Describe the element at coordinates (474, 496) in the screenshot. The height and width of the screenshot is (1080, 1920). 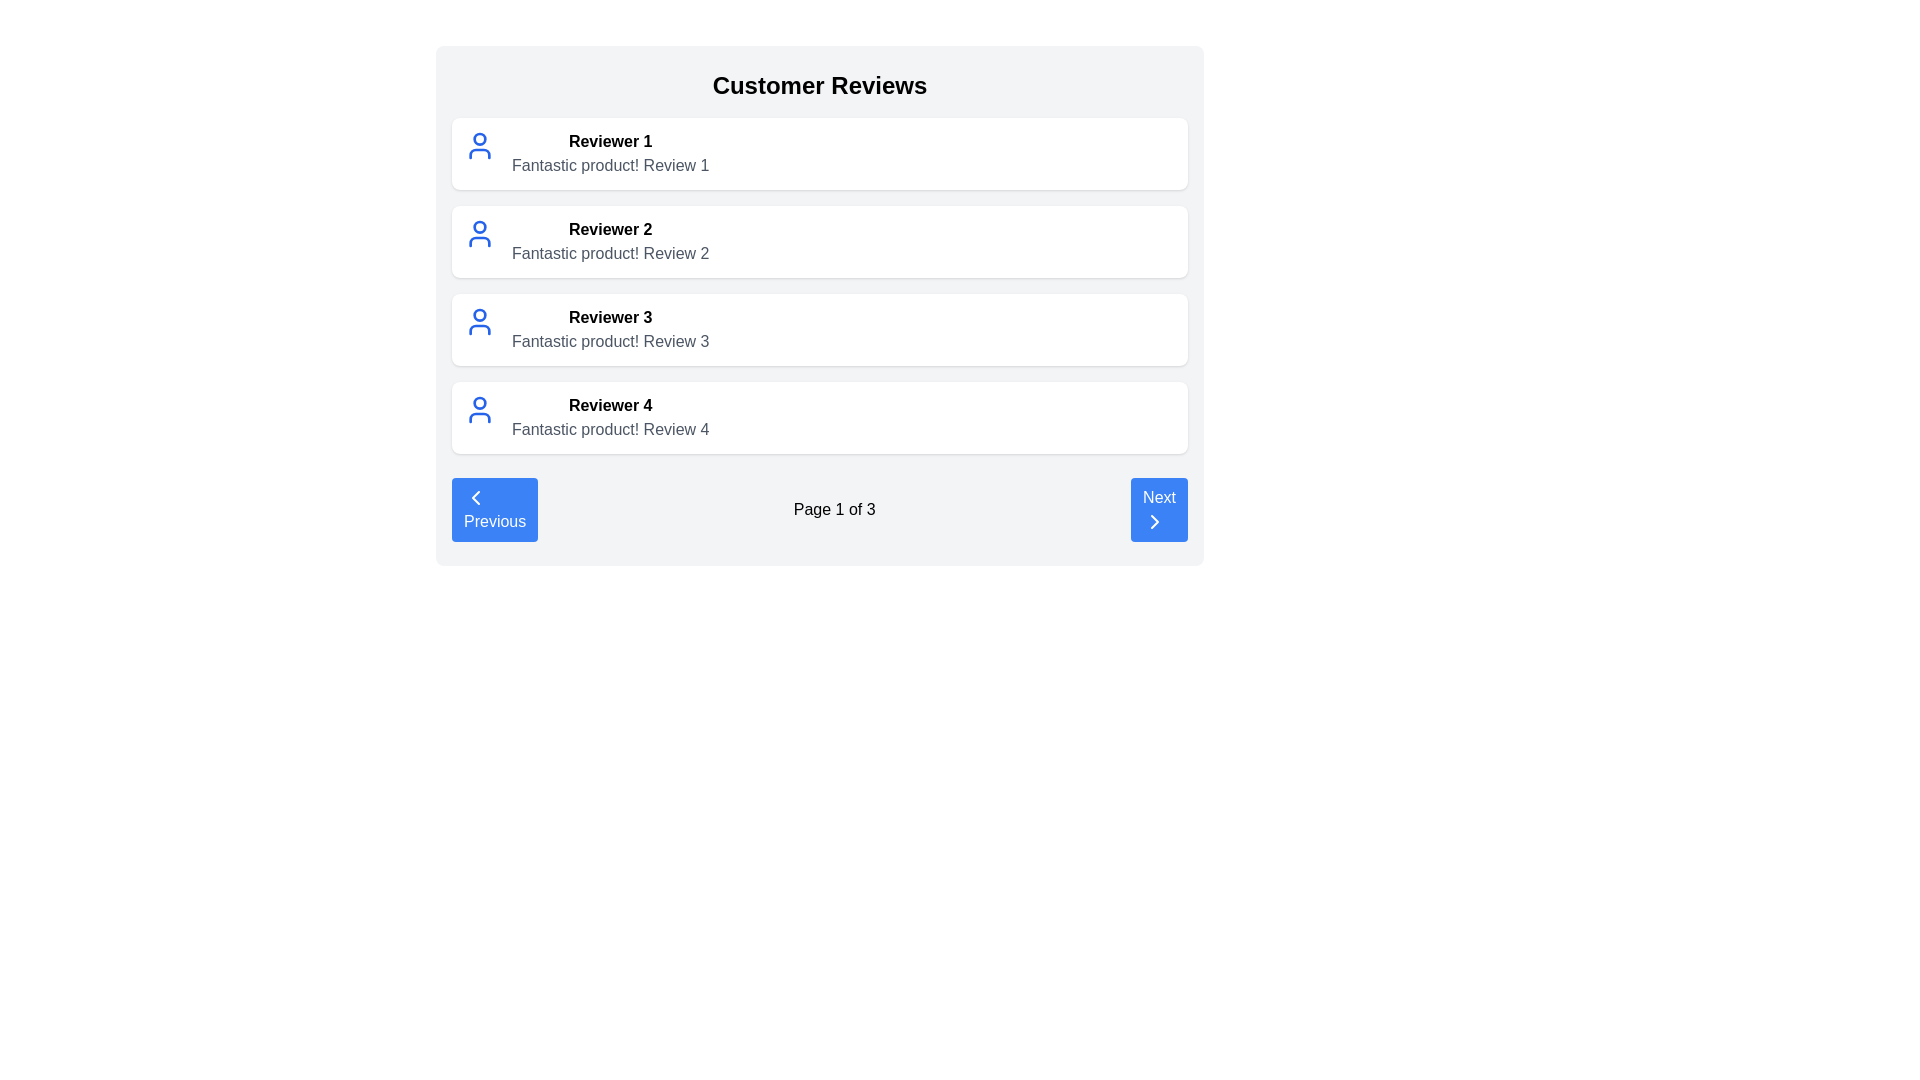
I see `the icon representing the 'Previous' action located at the bottom-left corner of the interface` at that location.